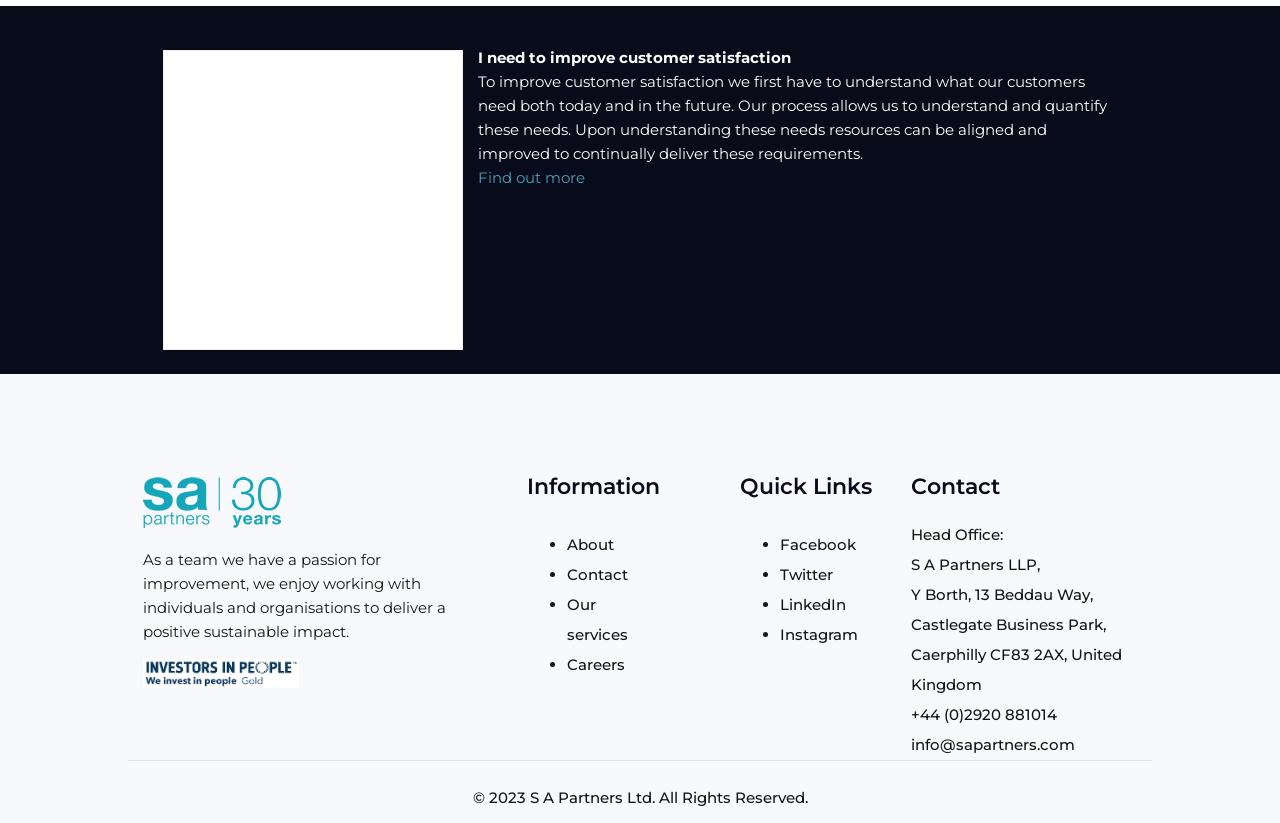 The height and width of the screenshot is (823, 1280). What do you see at coordinates (818, 542) in the screenshot?
I see `'Facebook'` at bounding box center [818, 542].